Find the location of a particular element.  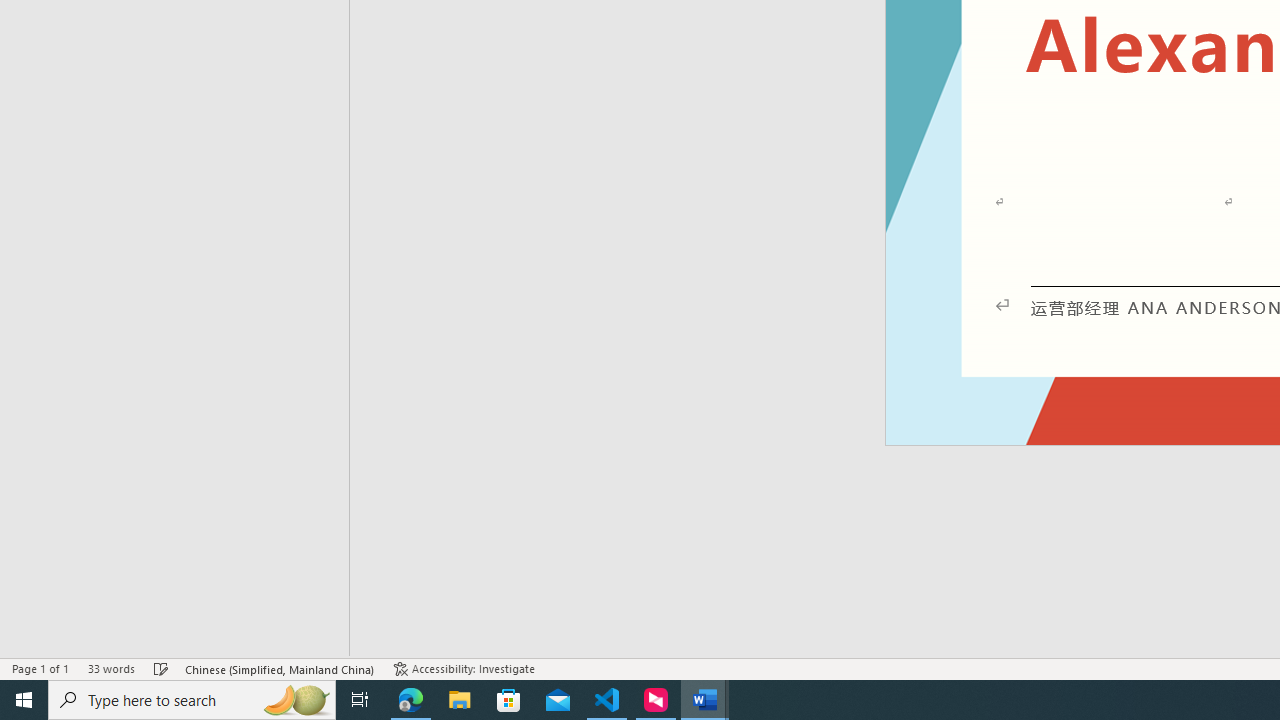

'Accessibility Checker Accessibility: Investigate' is located at coordinates (463, 669).